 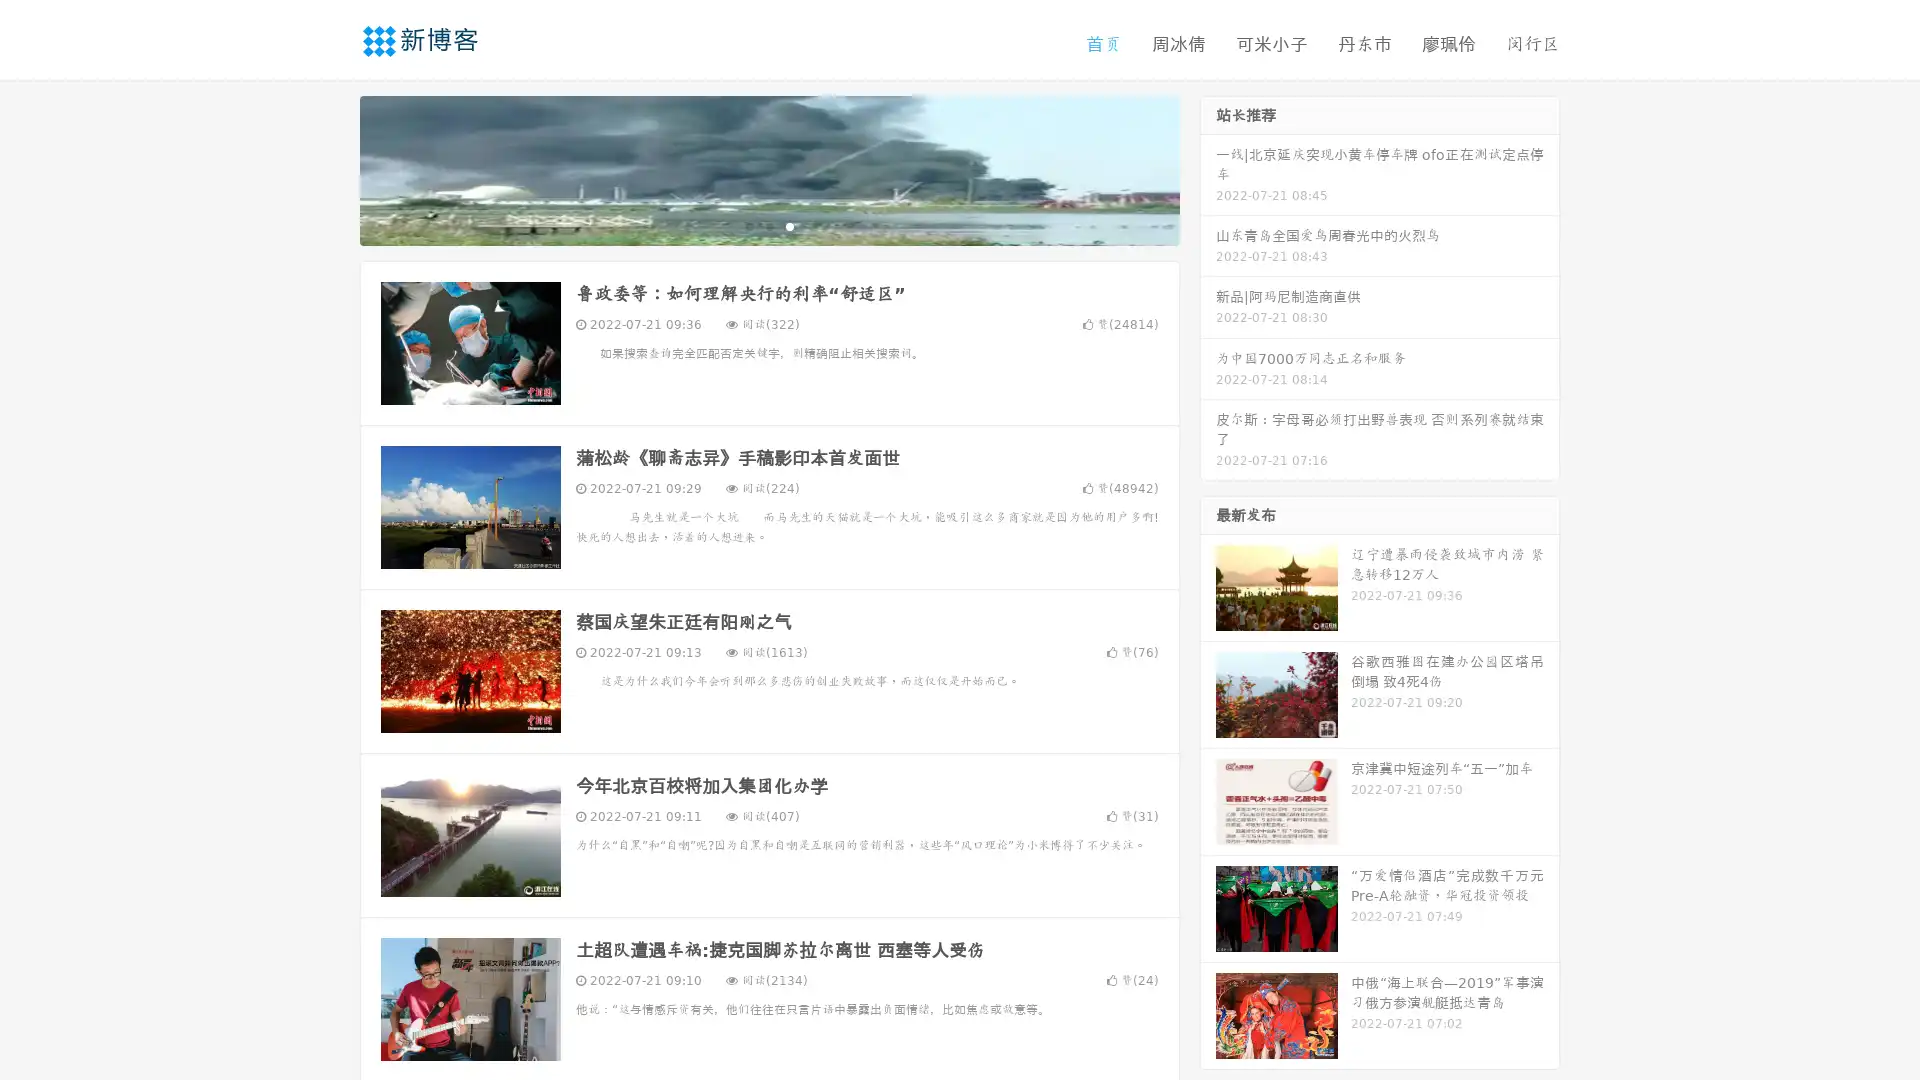 I want to click on Previous slide, so click(x=330, y=168).